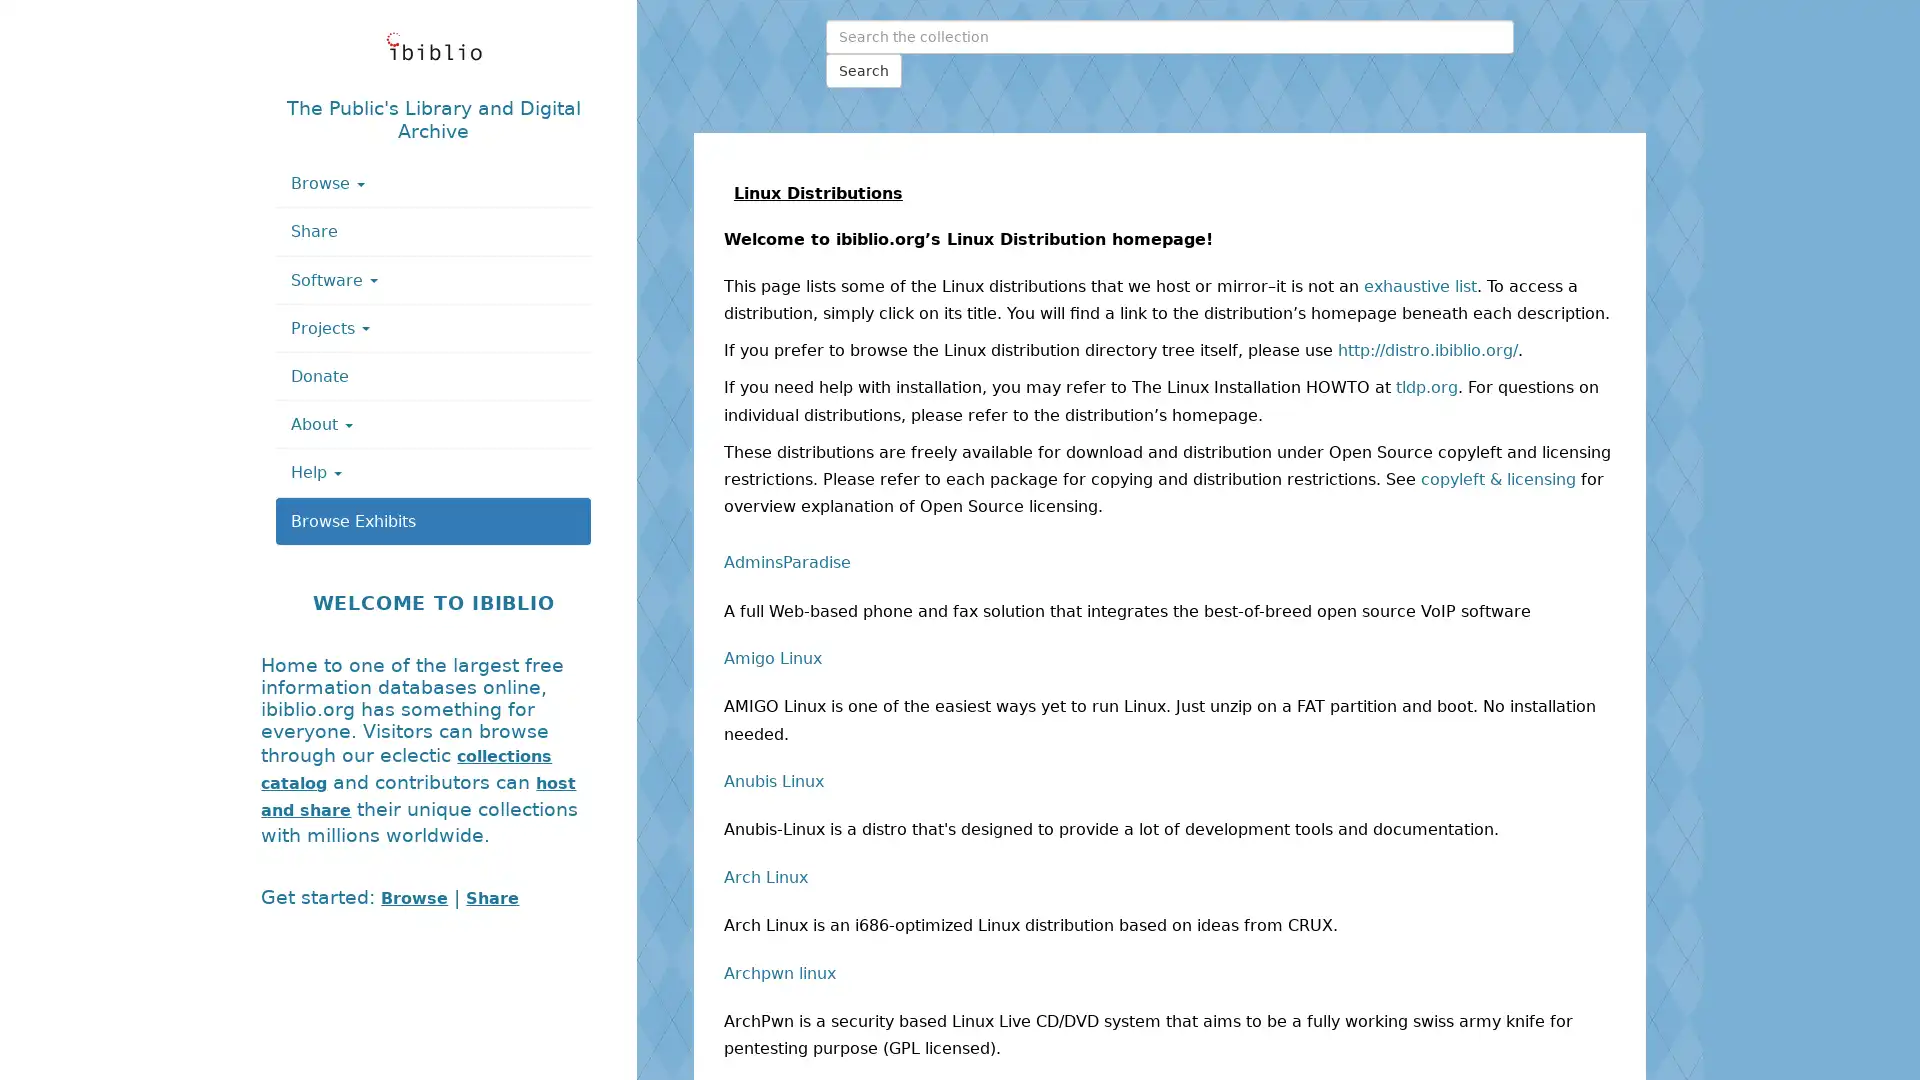 Image resolution: width=1920 pixels, height=1080 pixels. What do you see at coordinates (863, 69) in the screenshot?
I see `Search` at bounding box center [863, 69].